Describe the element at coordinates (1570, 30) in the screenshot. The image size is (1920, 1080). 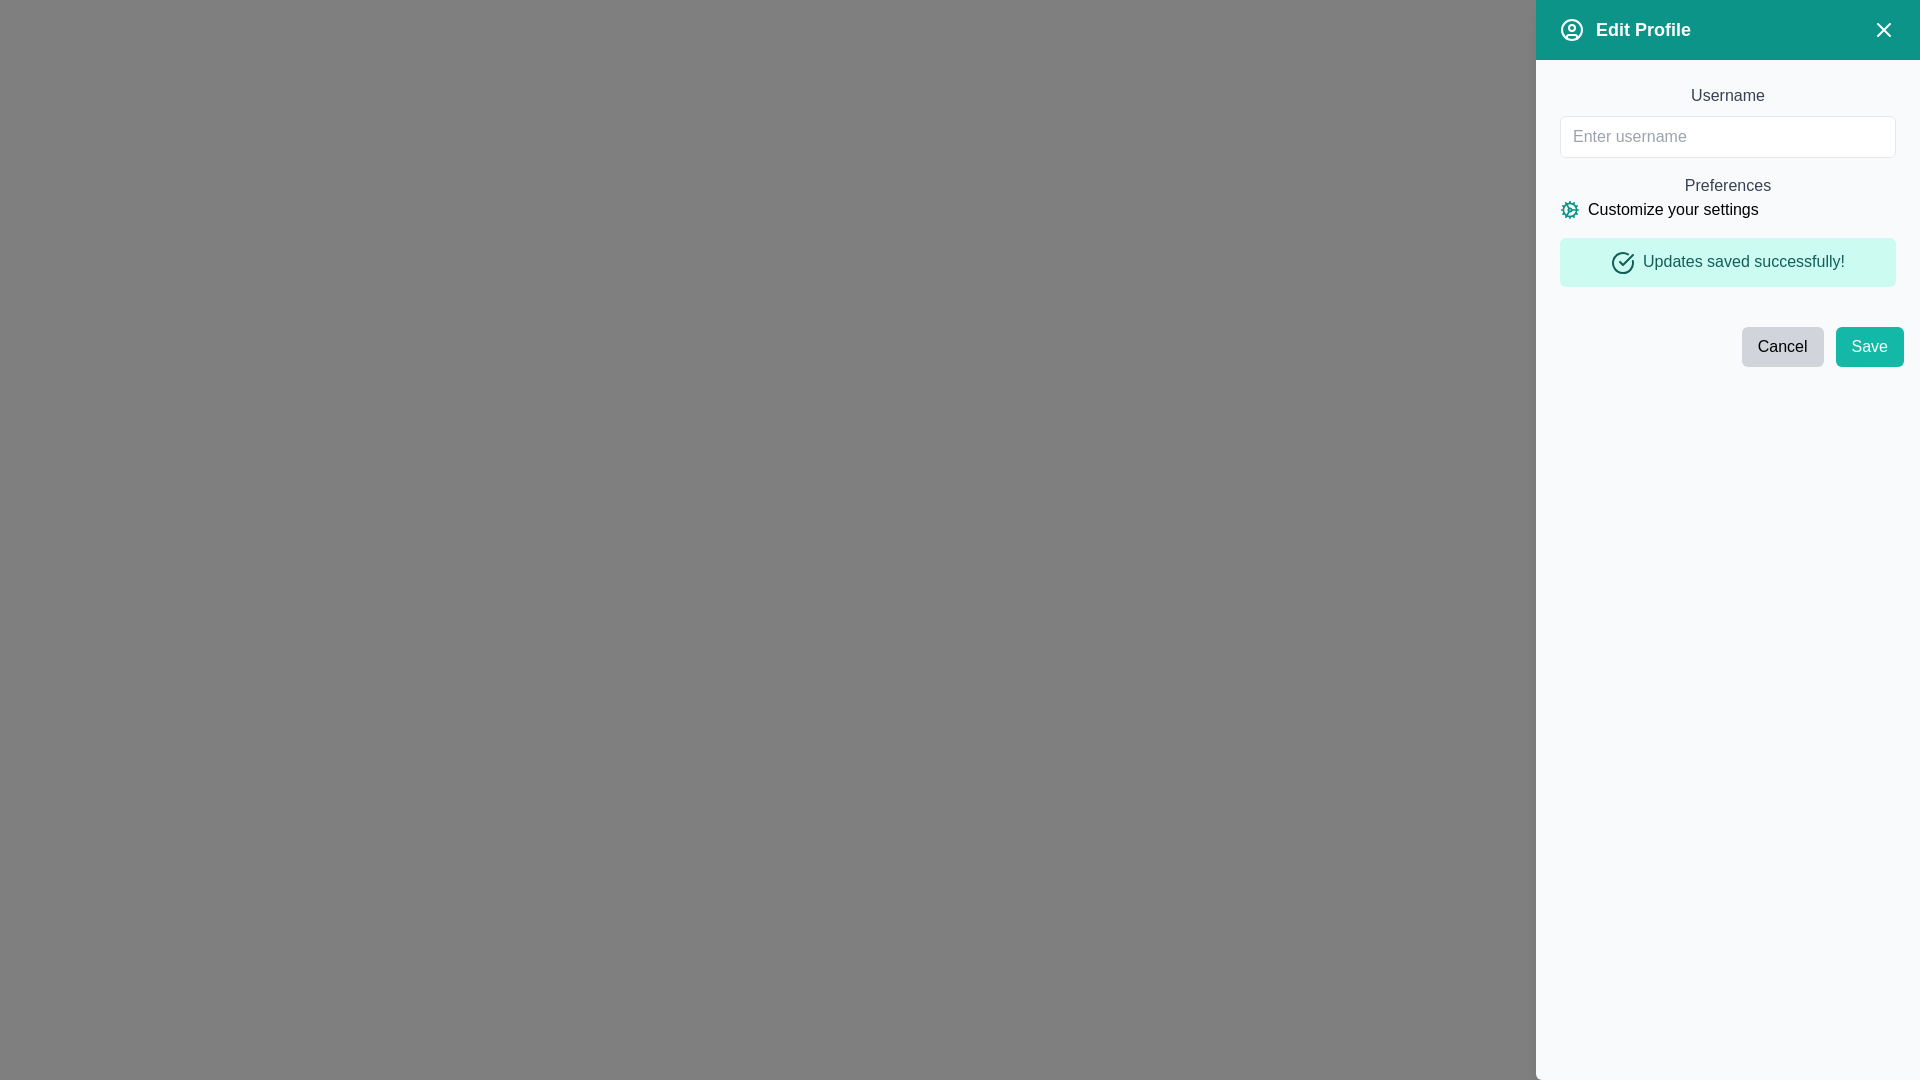
I see `the user profile picture icon located at the top left of the interface, next to the 'Edit Profile' text` at that location.